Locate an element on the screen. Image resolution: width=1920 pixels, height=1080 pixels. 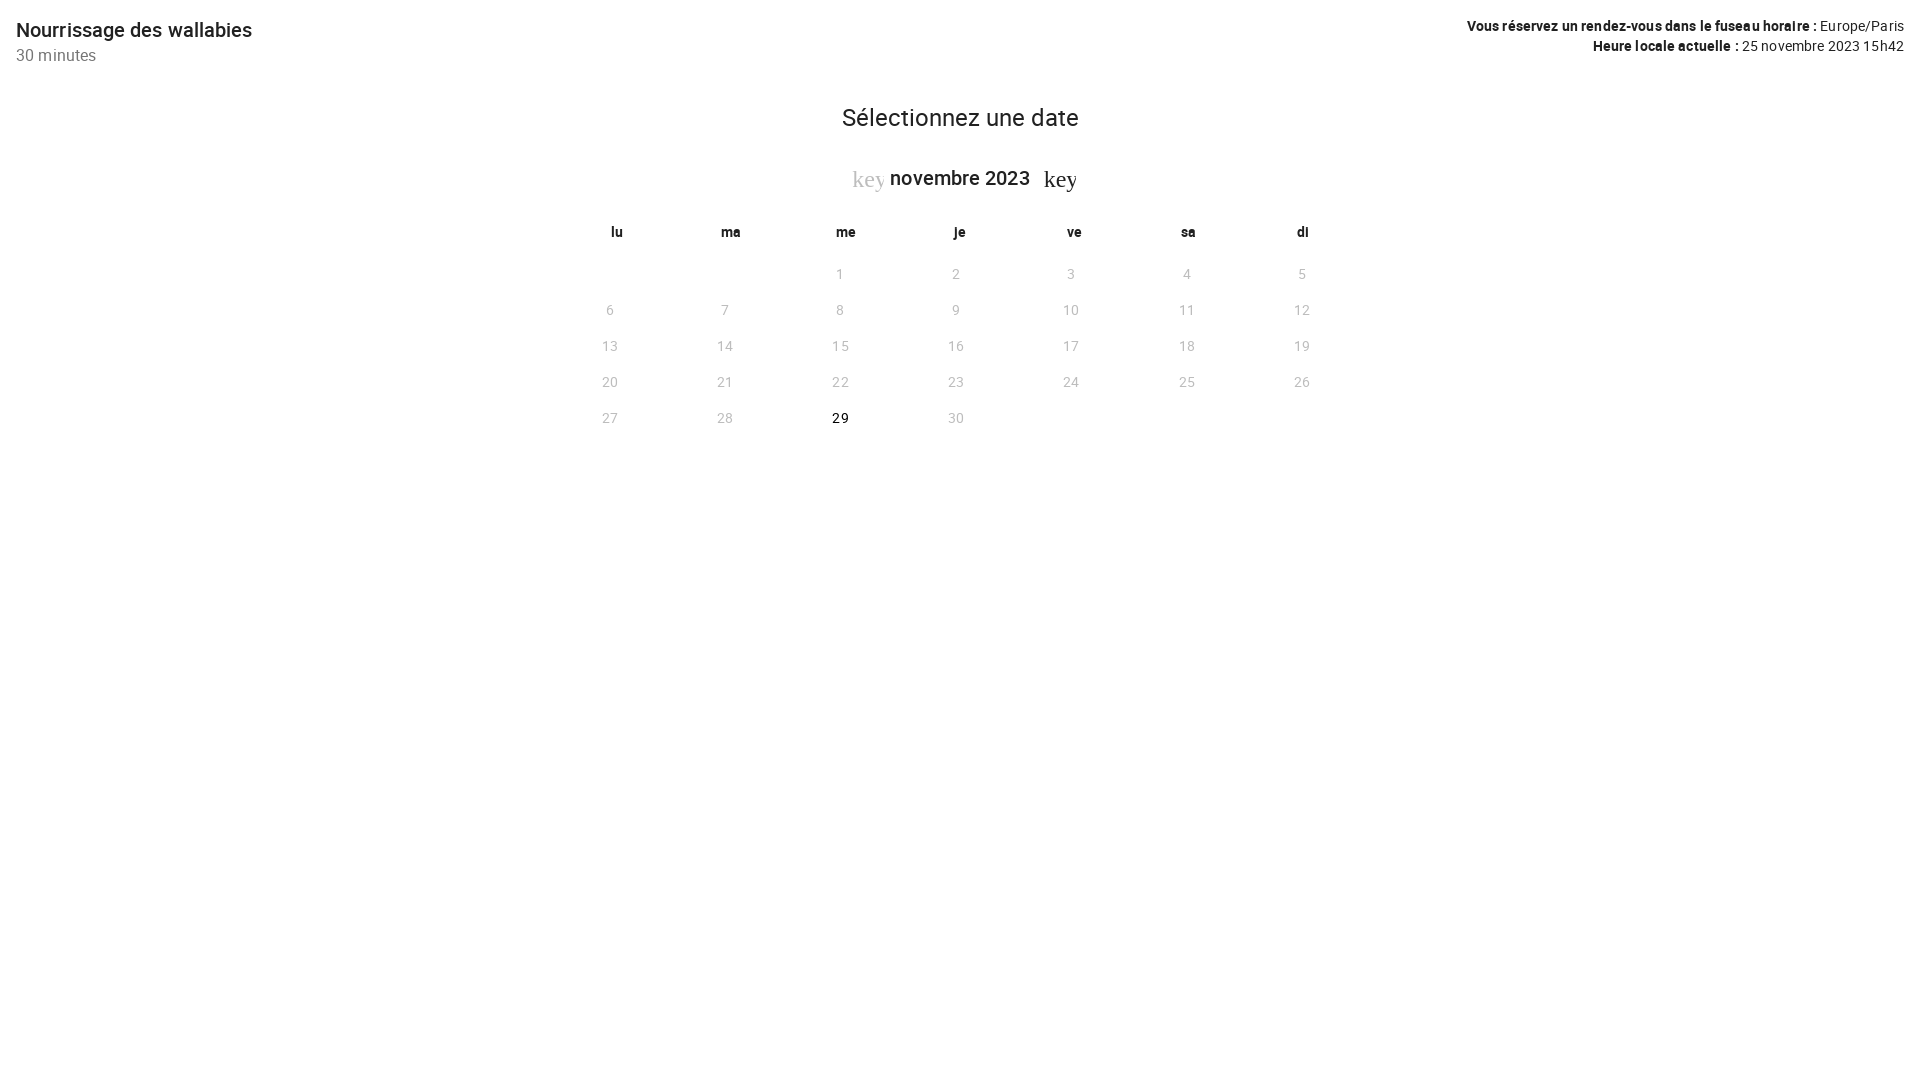
'28' is located at coordinates (723, 416).